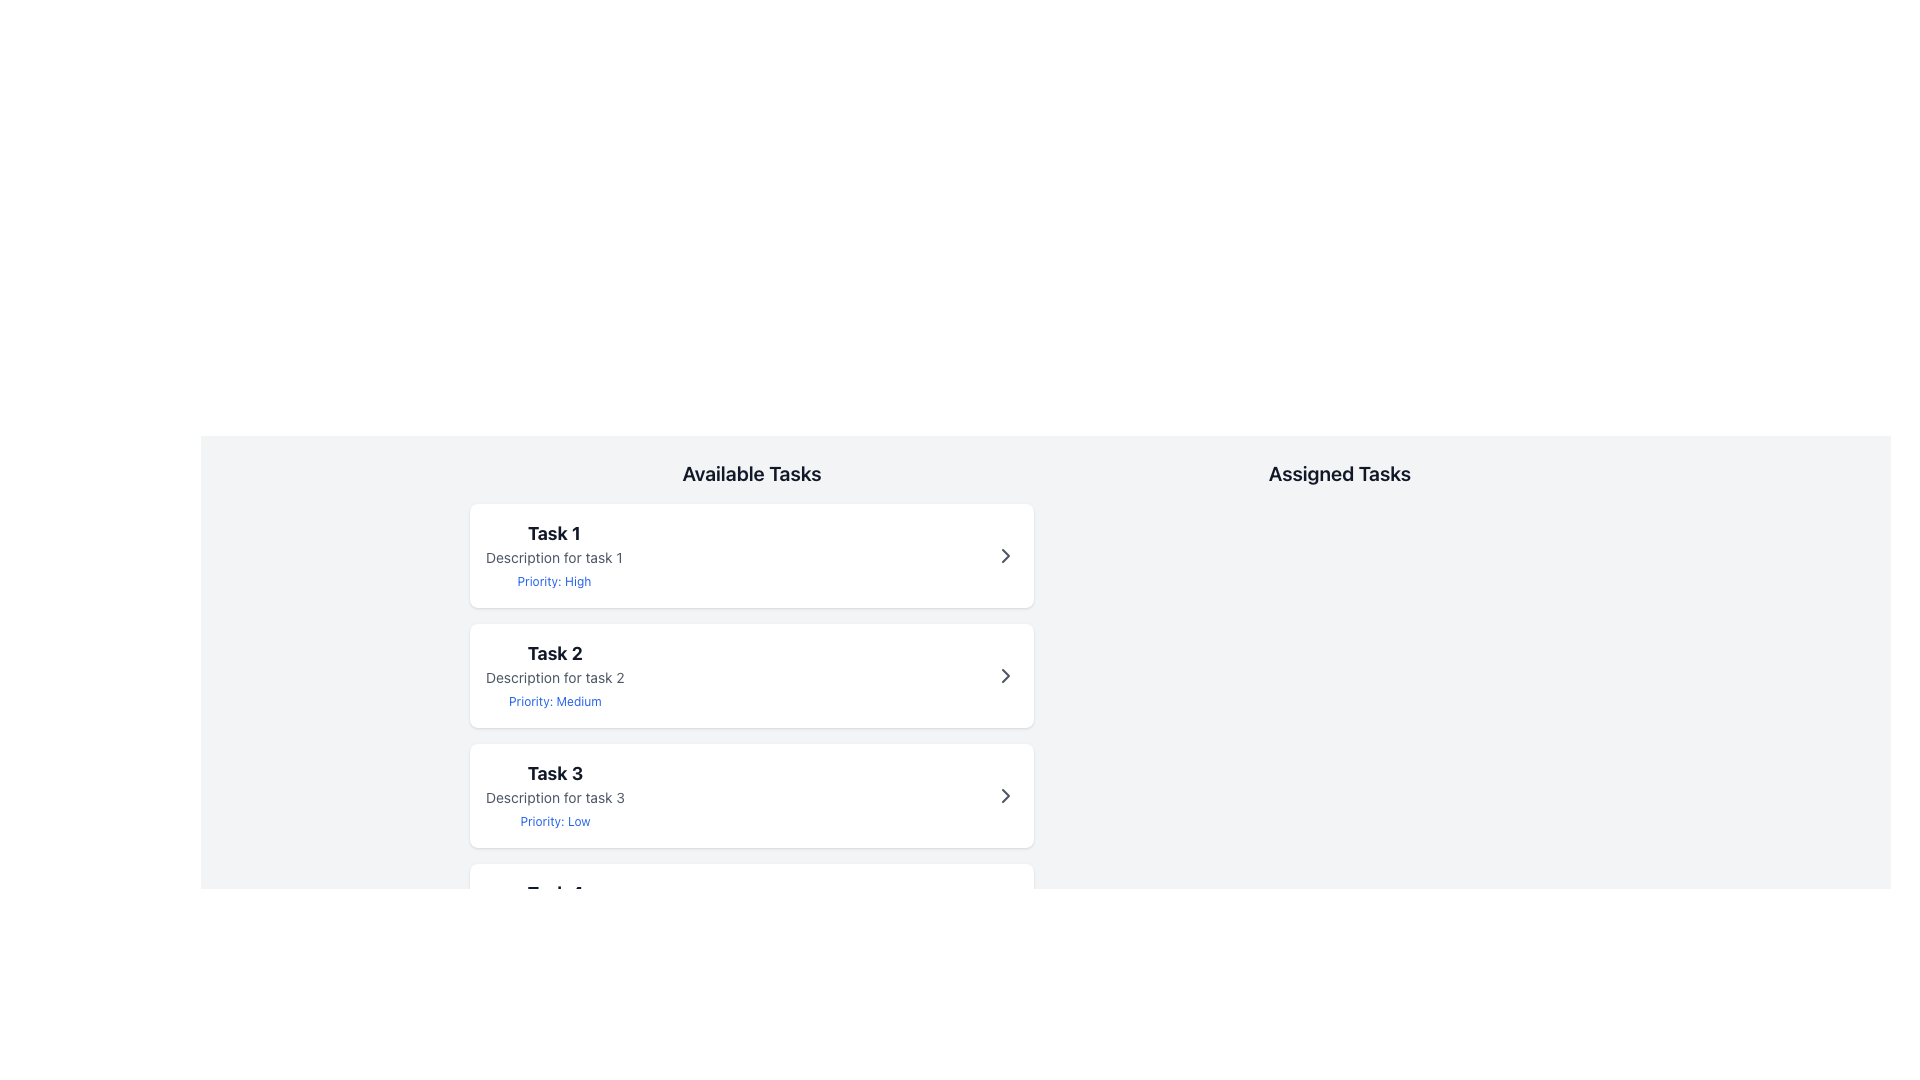 The image size is (1920, 1080). Describe the element at coordinates (1006, 675) in the screenshot. I see `the chevron SVG icon associated with Task 2 in the 'Available Tasks' column` at that location.